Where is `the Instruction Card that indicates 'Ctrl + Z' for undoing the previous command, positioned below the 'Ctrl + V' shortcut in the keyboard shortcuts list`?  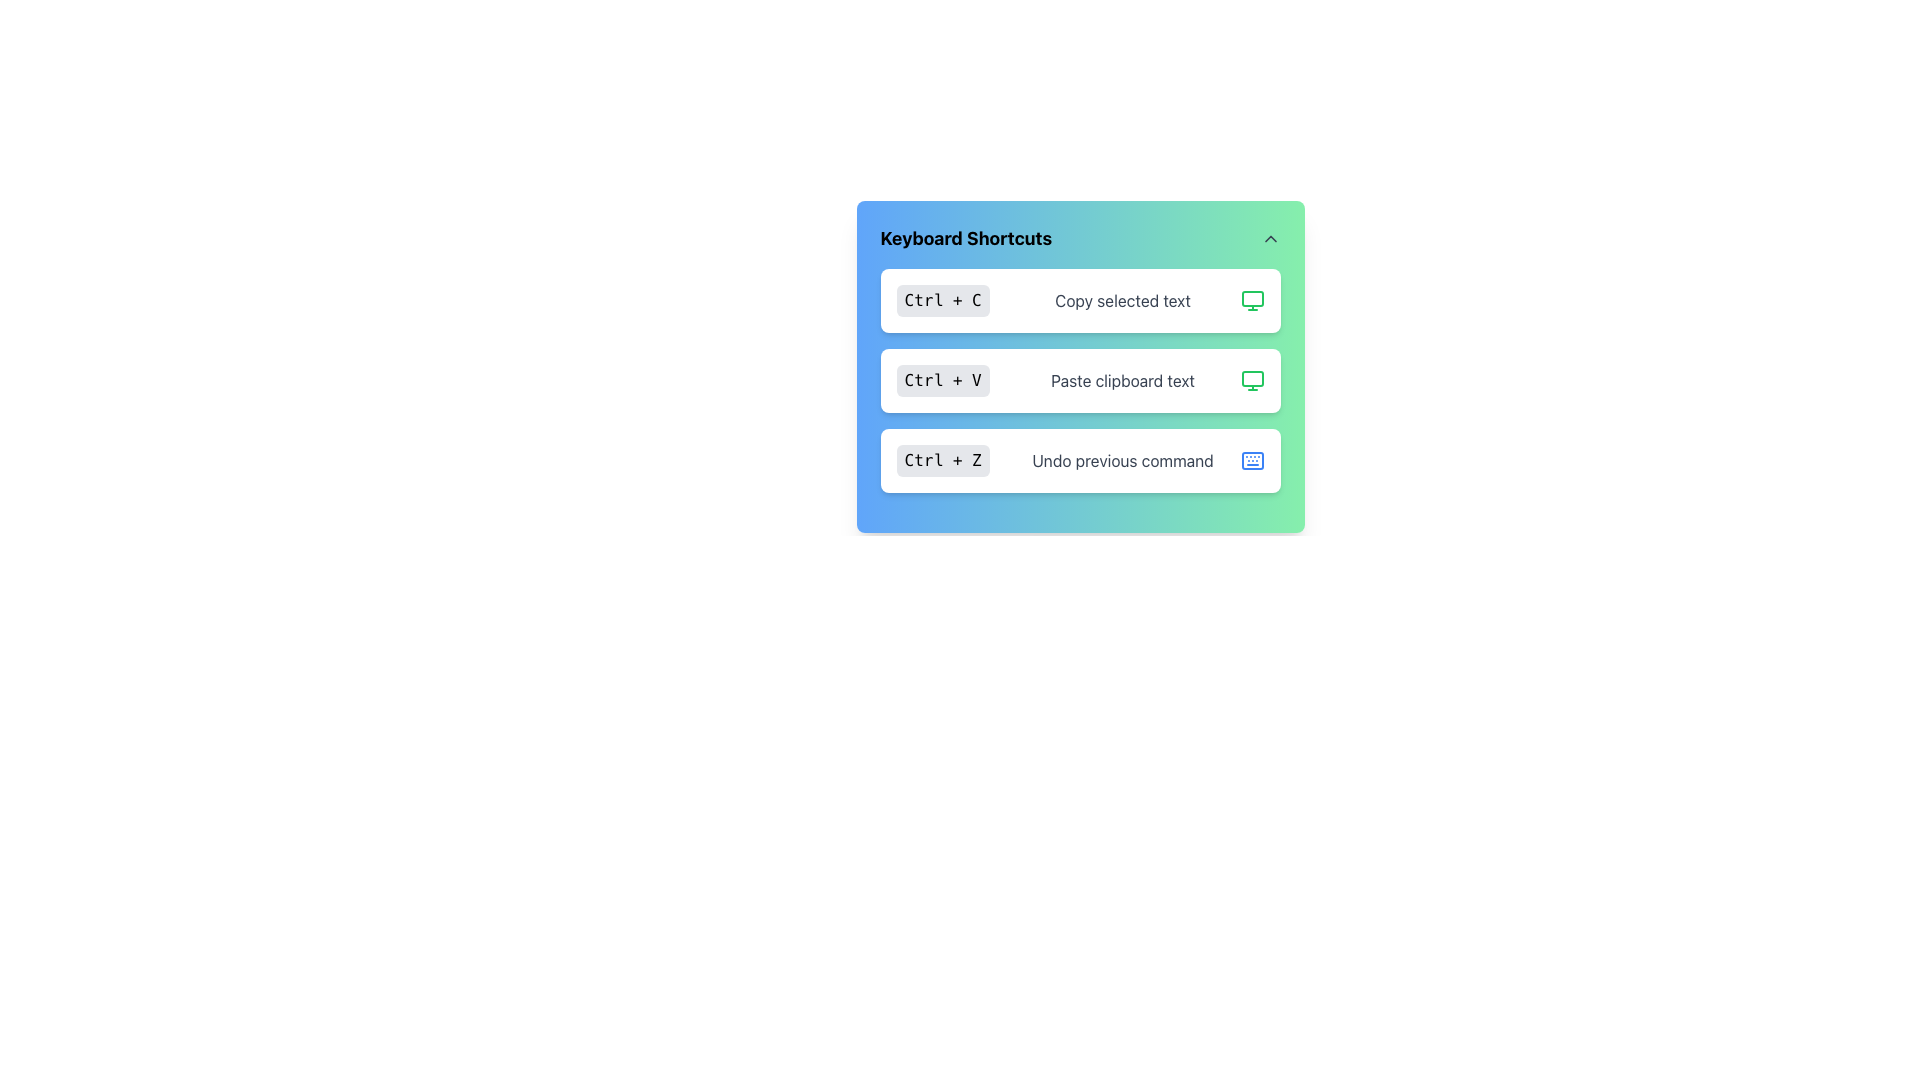 the Instruction Card that indicates 'Ctrl + Z' for undoing the previous command, positioned below the 'Ctrl + V' shortcut in the keyboard shortcuts list is located at coordinates (1079, 461).